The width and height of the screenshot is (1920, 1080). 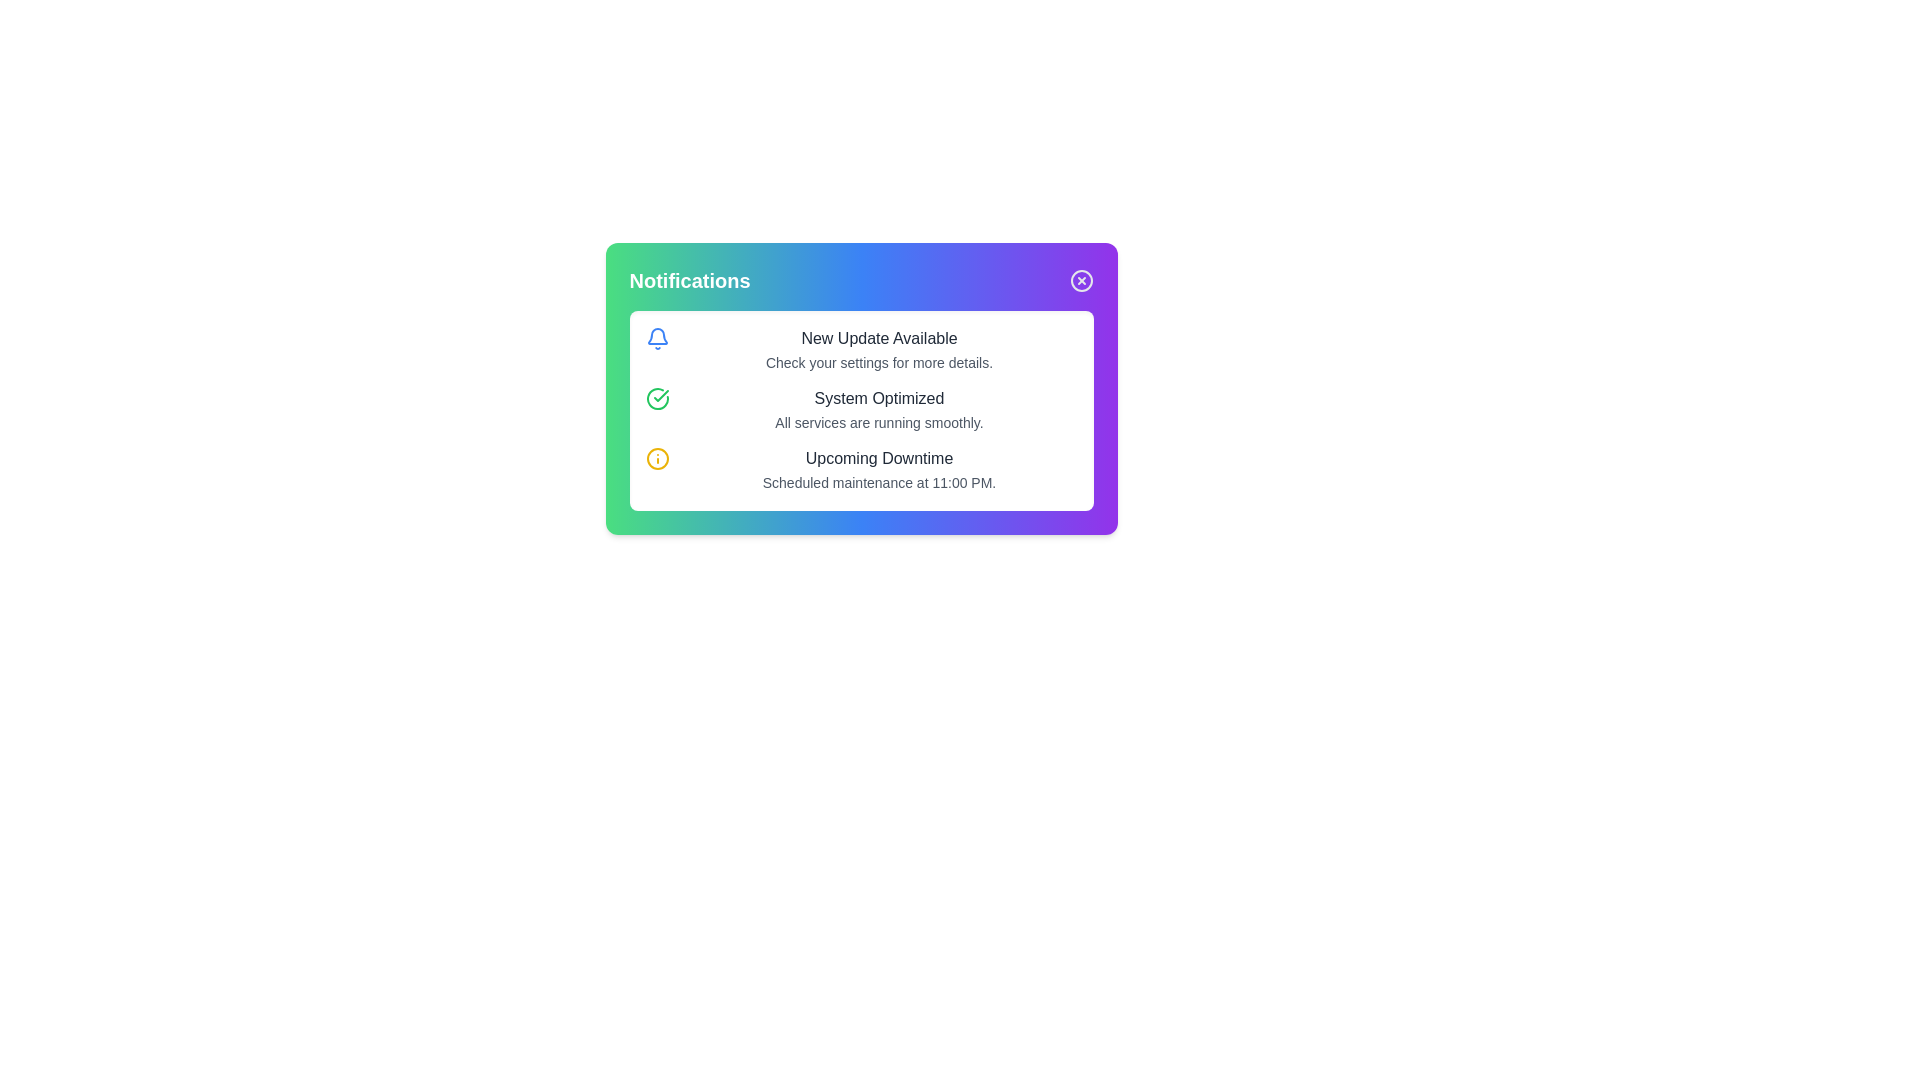 I want to click on the outer circular component of the success icon located second in the vertical arrangement of icons within the notification panel, so click(x=657, y=398).